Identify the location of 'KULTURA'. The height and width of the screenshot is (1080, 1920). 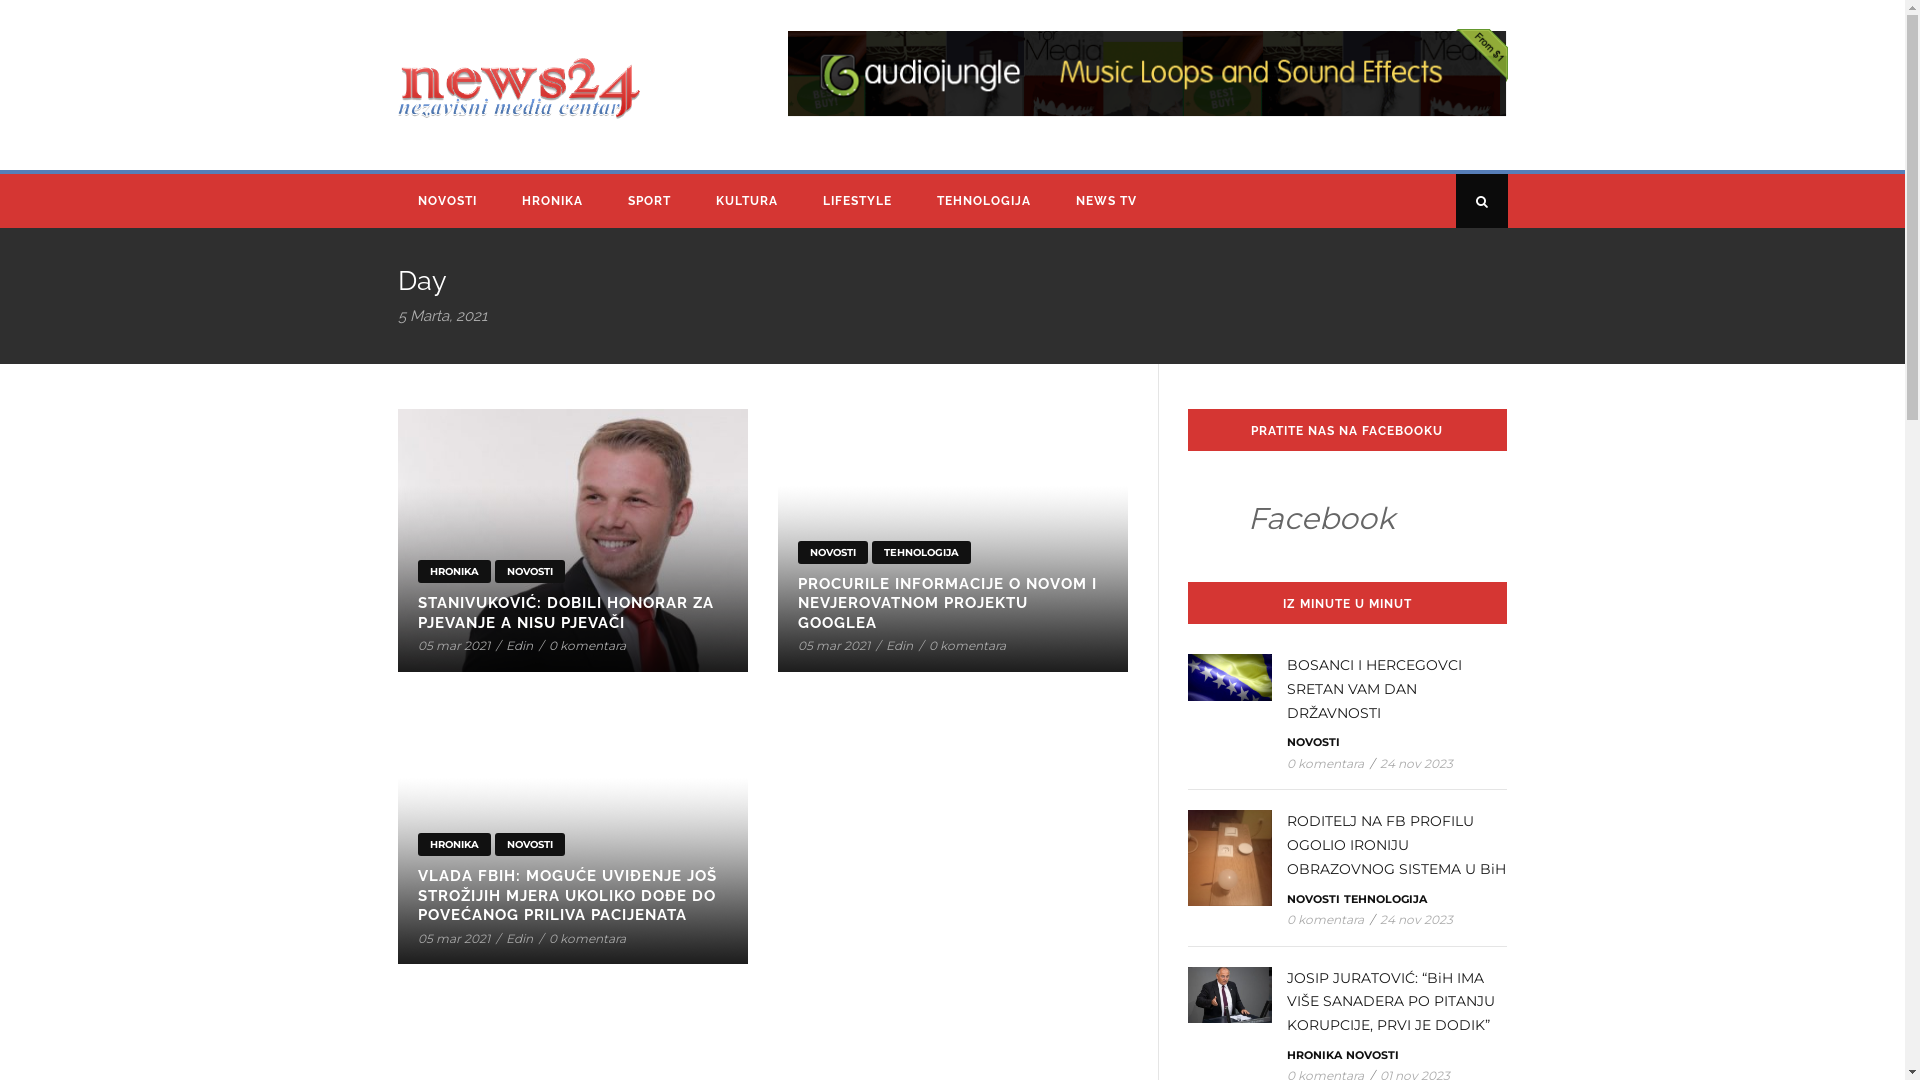
(748, 200).